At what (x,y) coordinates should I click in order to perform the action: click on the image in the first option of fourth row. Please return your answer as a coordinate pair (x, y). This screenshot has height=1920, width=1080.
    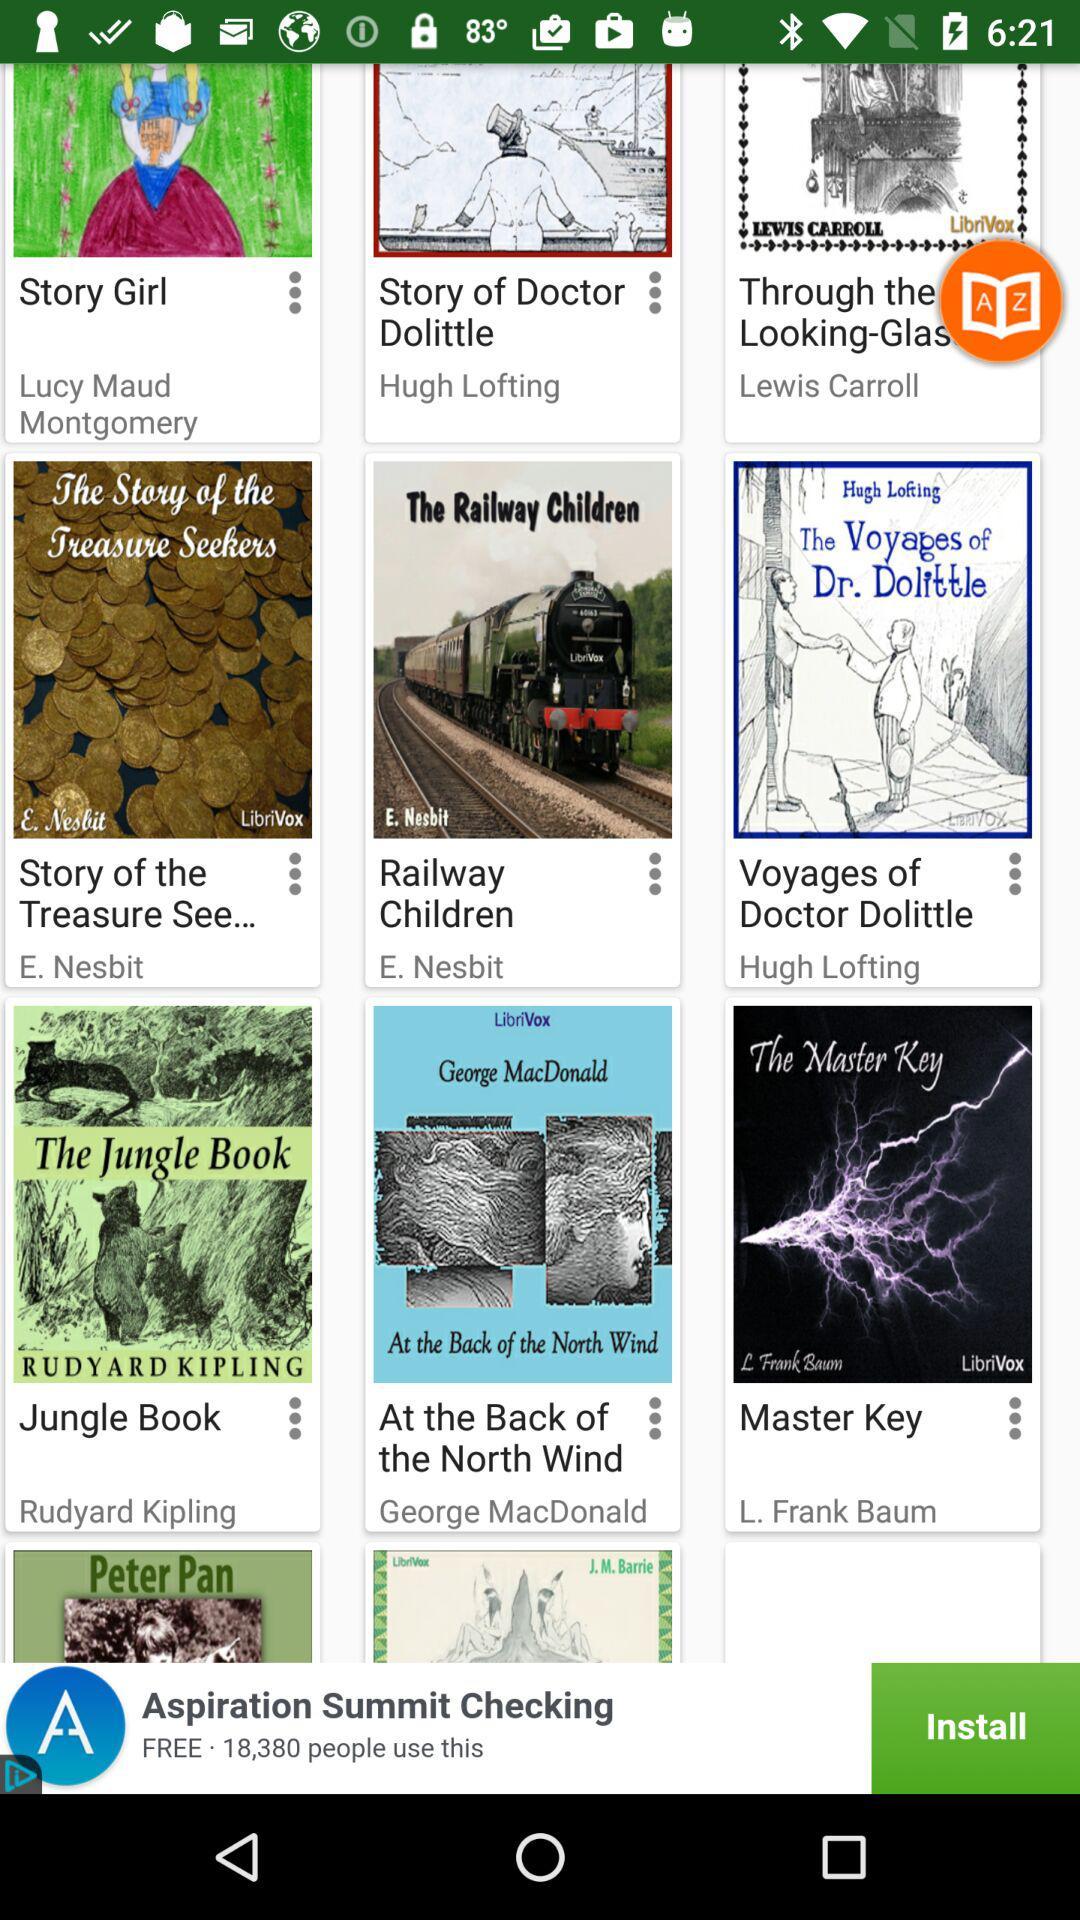
    Looking at the image, I should click on (161, 1602).